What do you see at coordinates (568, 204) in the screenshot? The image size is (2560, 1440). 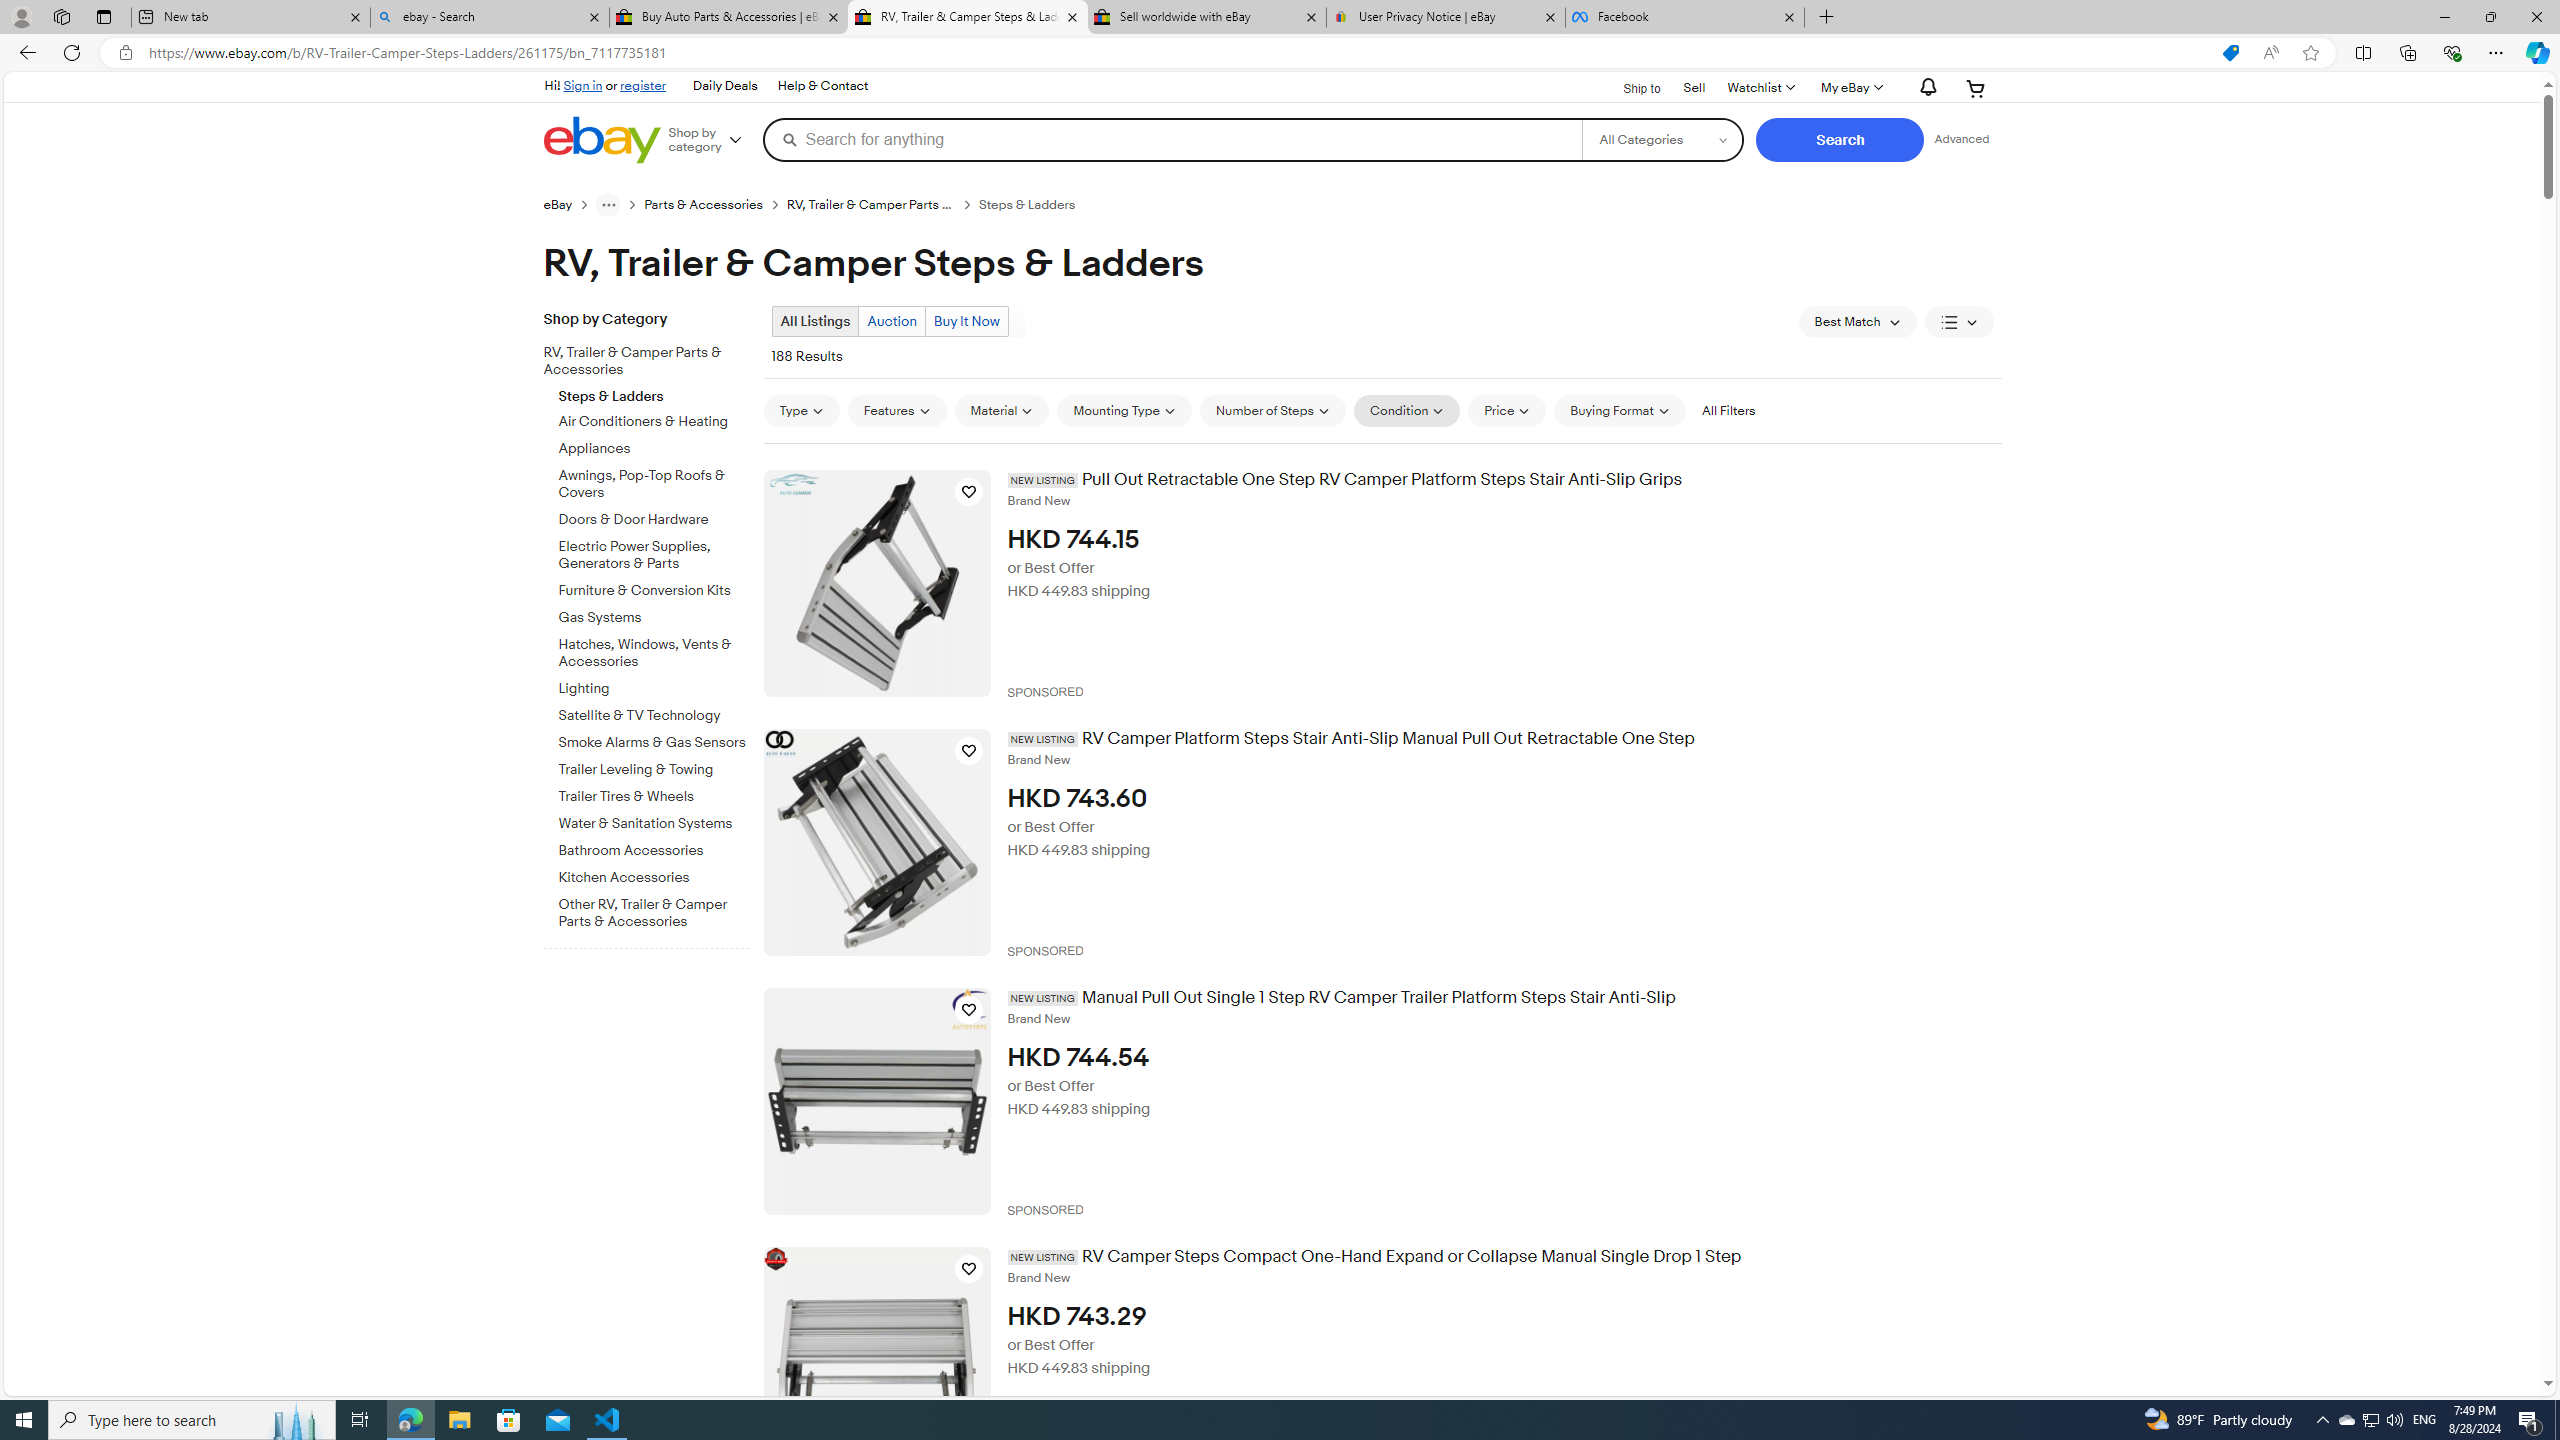 I see `'eBay'` at bounding box center [568, 204].